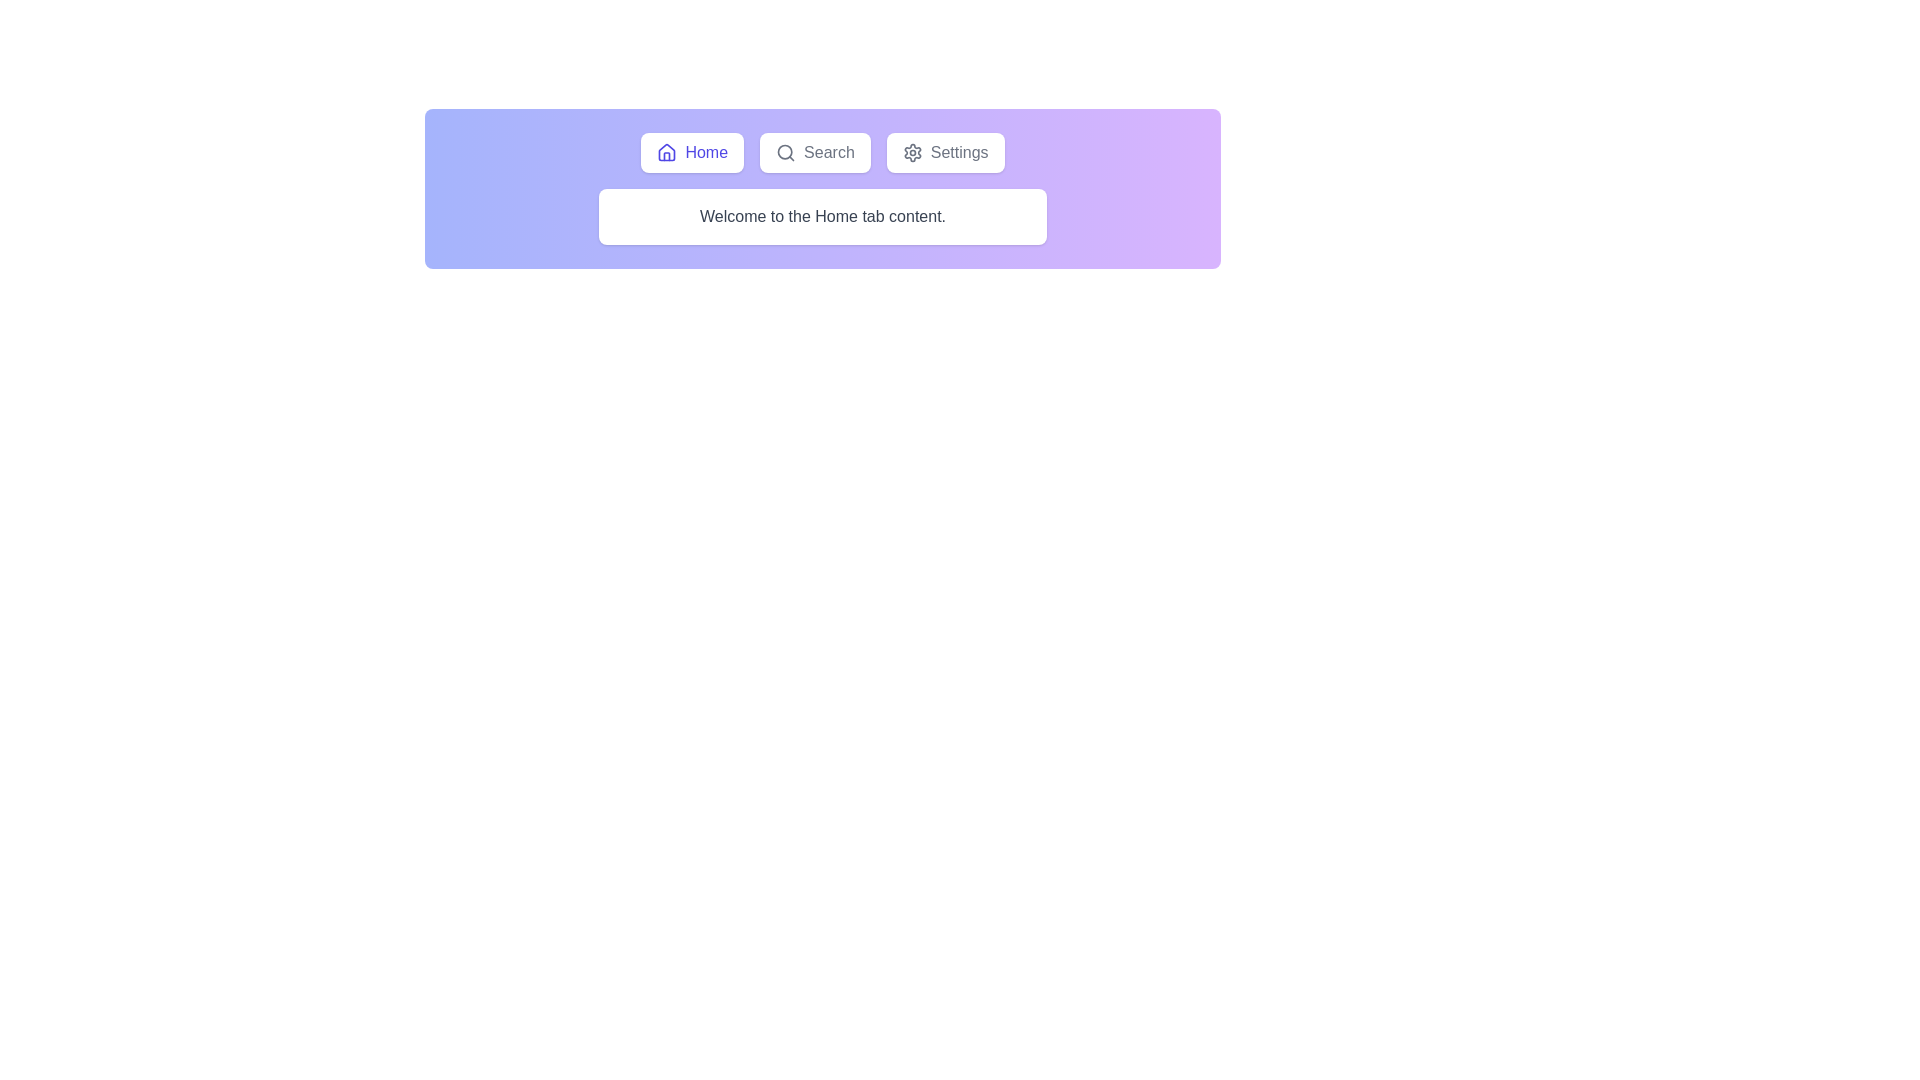 The width and height of the screenshot is (1920, 1080). Describe the element at coordinates (822, 152) in the screenshot. I see `the navigation bar button group located at the top area above the 'Welcome to the Home tab content' text box` at that location.